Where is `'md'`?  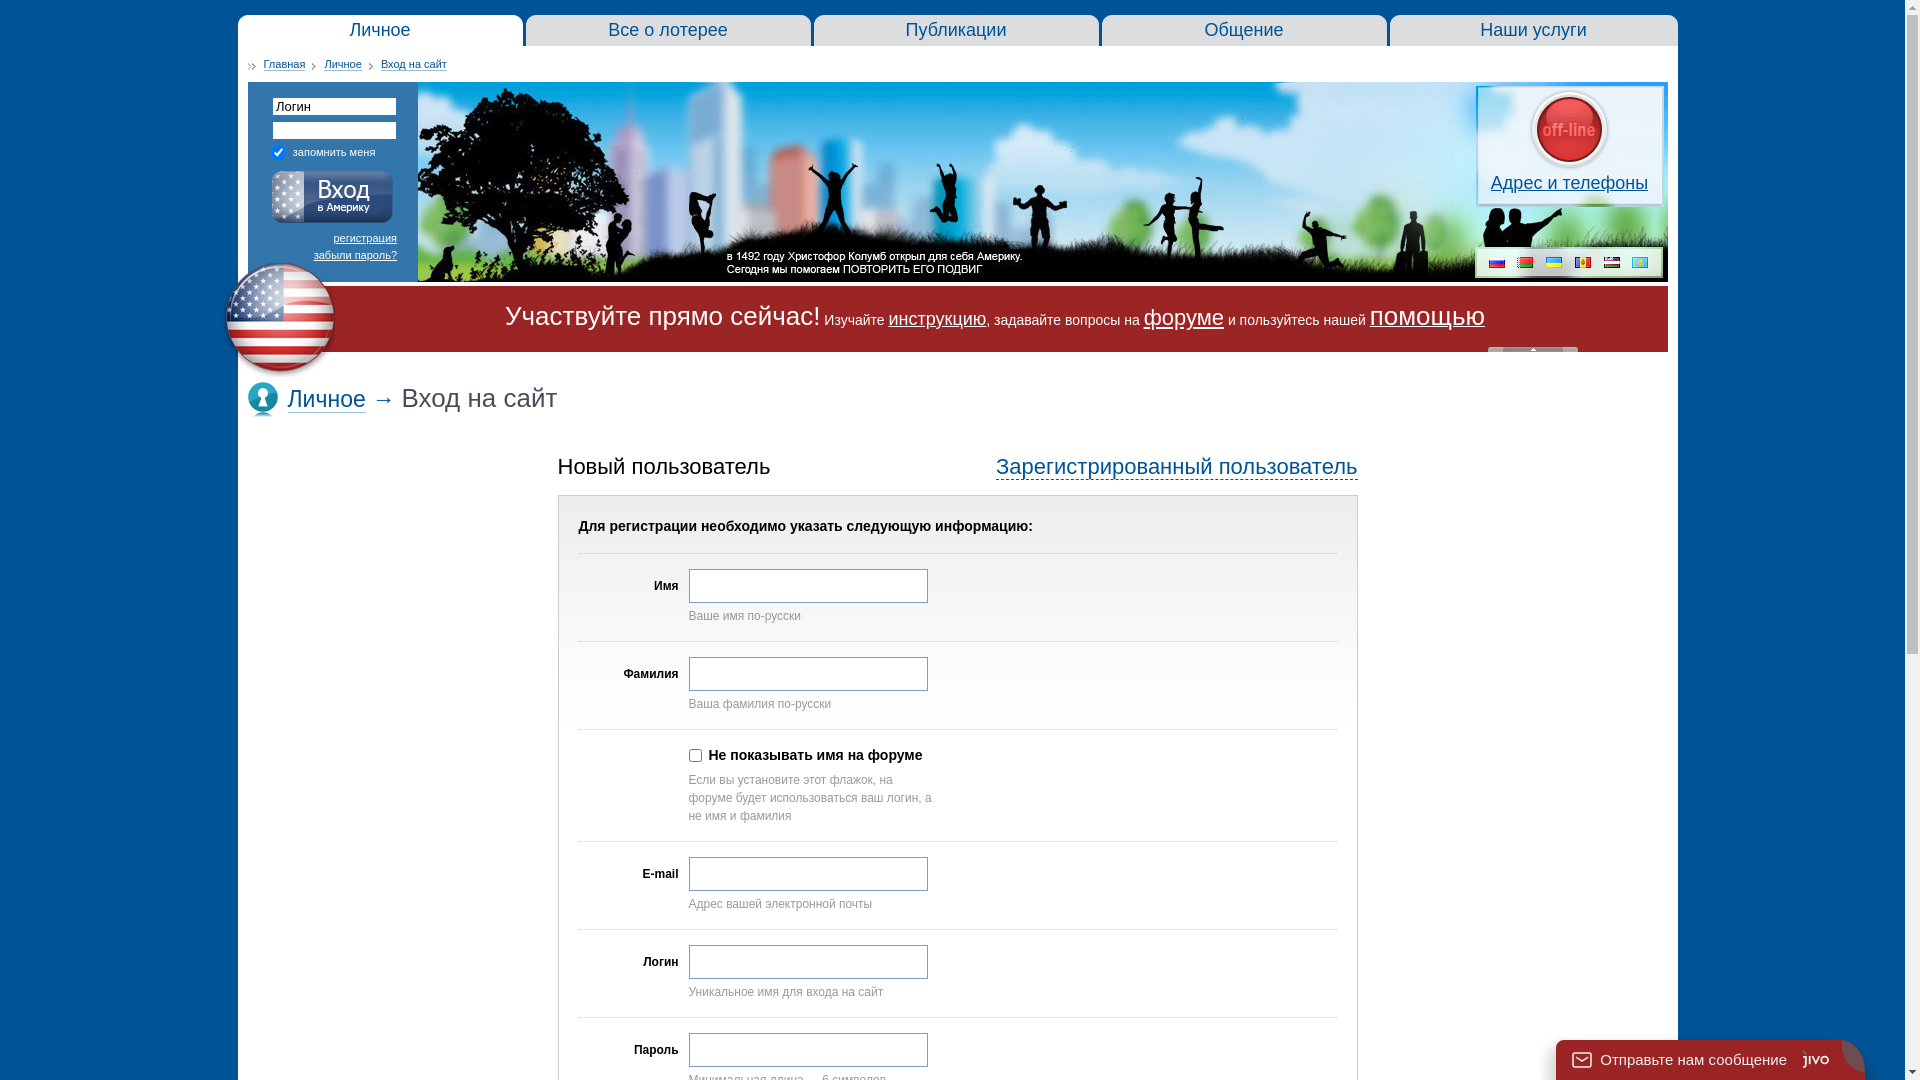
'md' is located at coordinates (1582, 263).